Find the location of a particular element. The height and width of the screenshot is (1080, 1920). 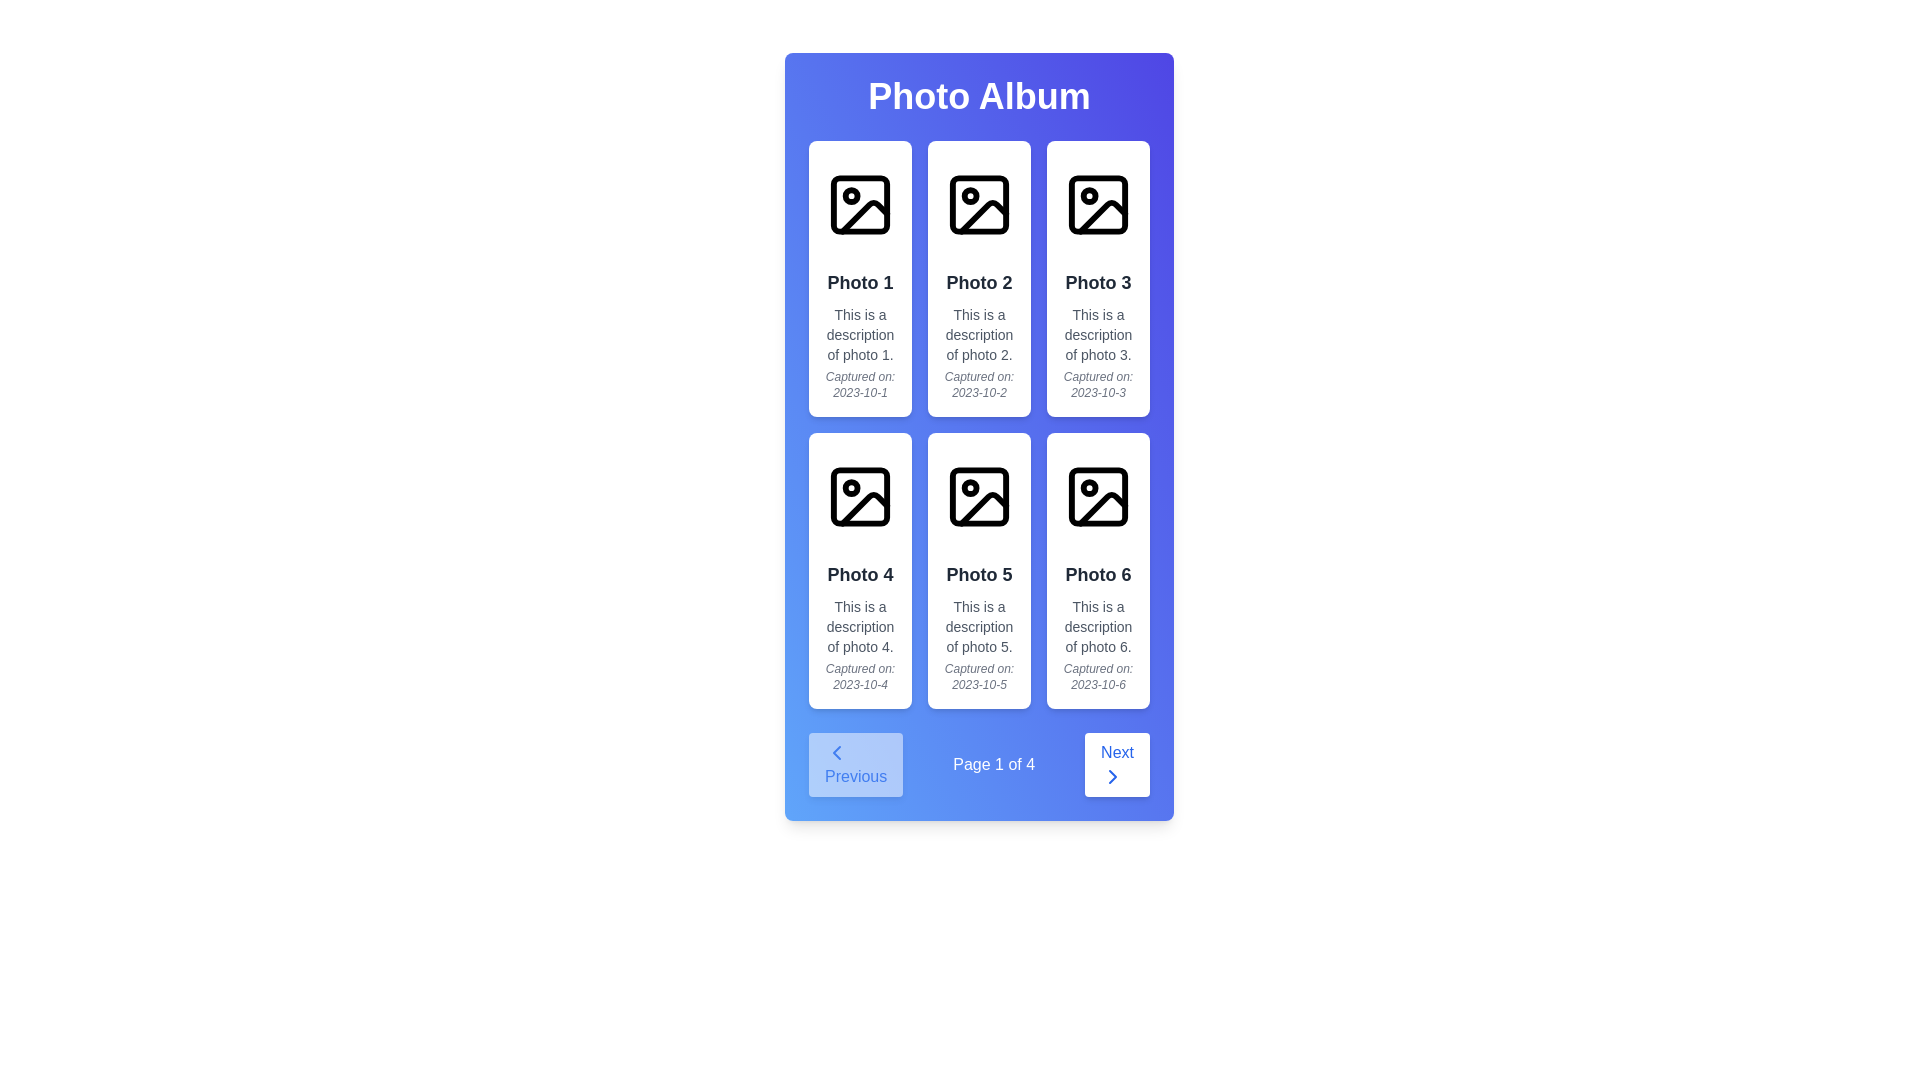

the small circular shape located on the top-left portion of the Photo 4 card in the Photo Album grid layout is located at coordinates (851, 488).